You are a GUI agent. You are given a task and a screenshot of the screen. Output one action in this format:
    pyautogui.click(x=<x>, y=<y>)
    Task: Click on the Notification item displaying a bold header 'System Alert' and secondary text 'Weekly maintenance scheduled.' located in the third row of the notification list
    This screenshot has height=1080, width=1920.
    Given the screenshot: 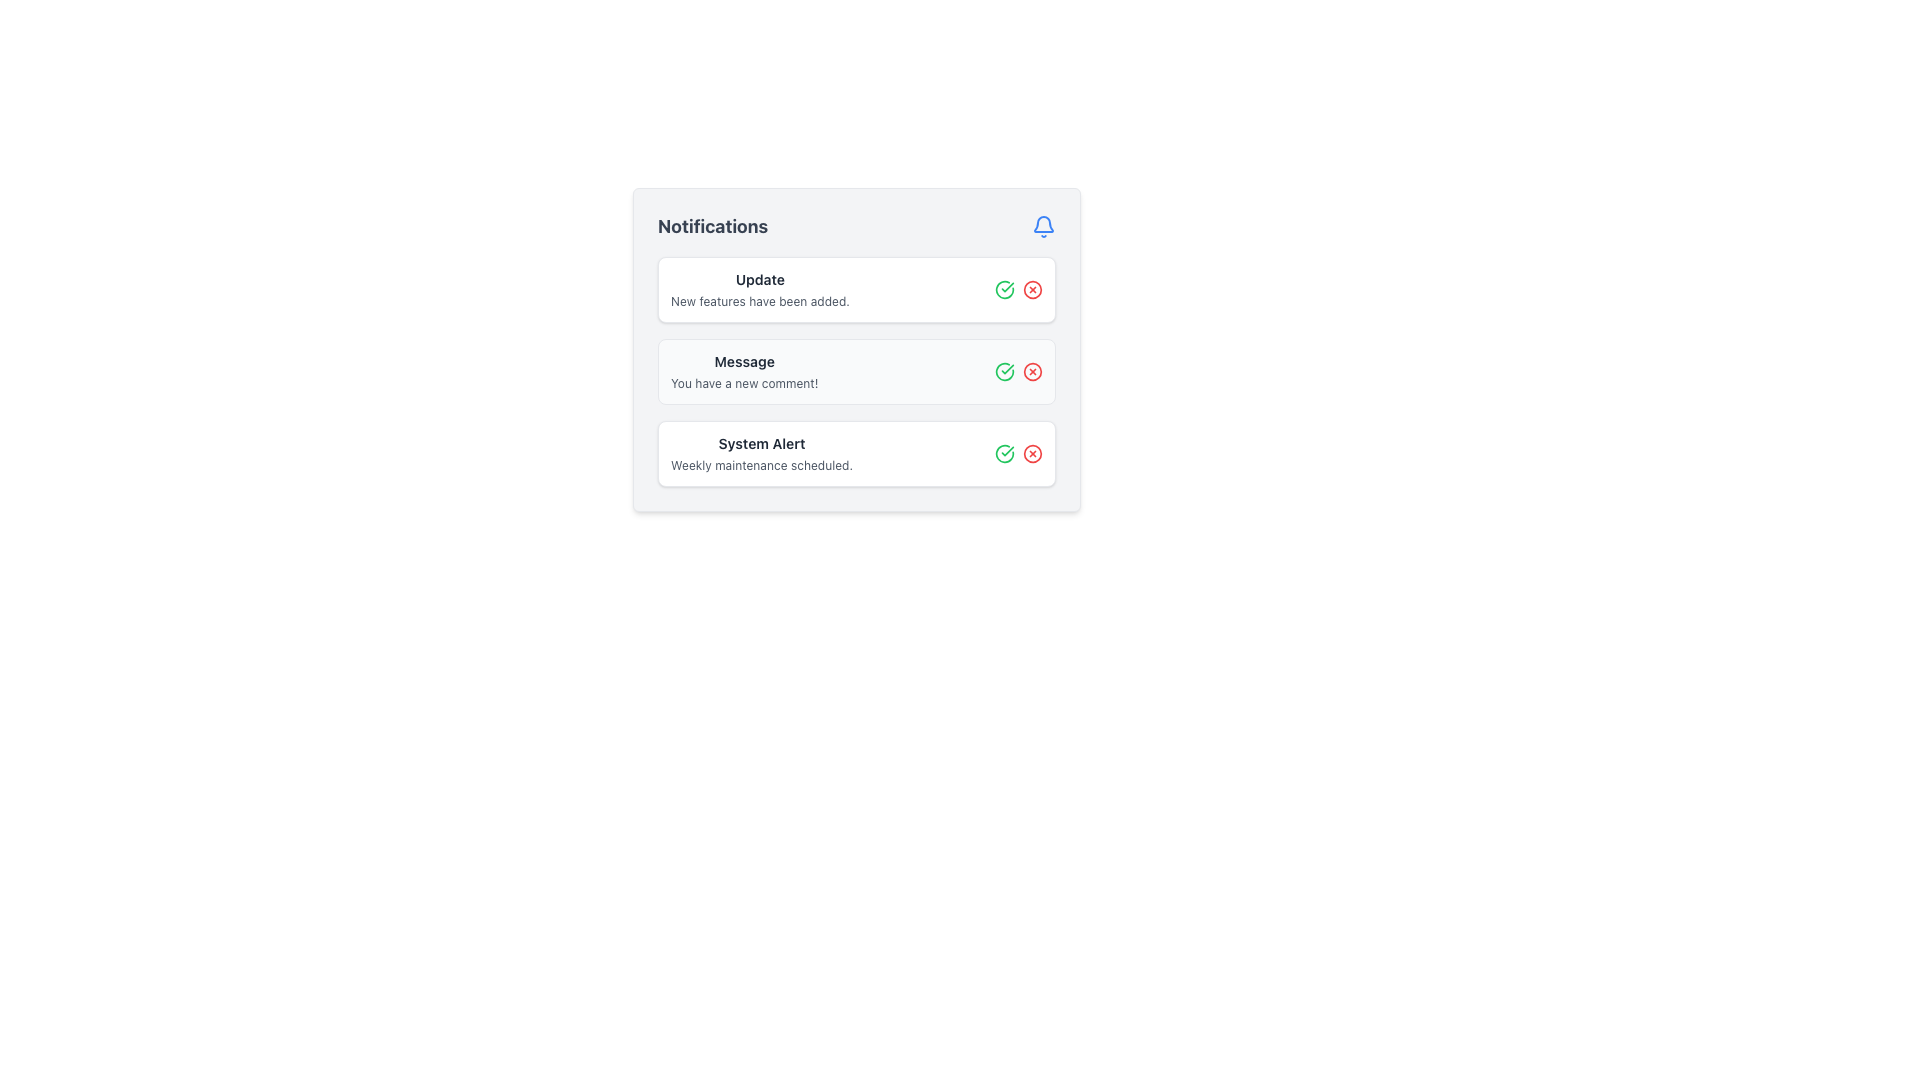 What is the action you would take?
    pyautogui.click(x=761, y=454)
    